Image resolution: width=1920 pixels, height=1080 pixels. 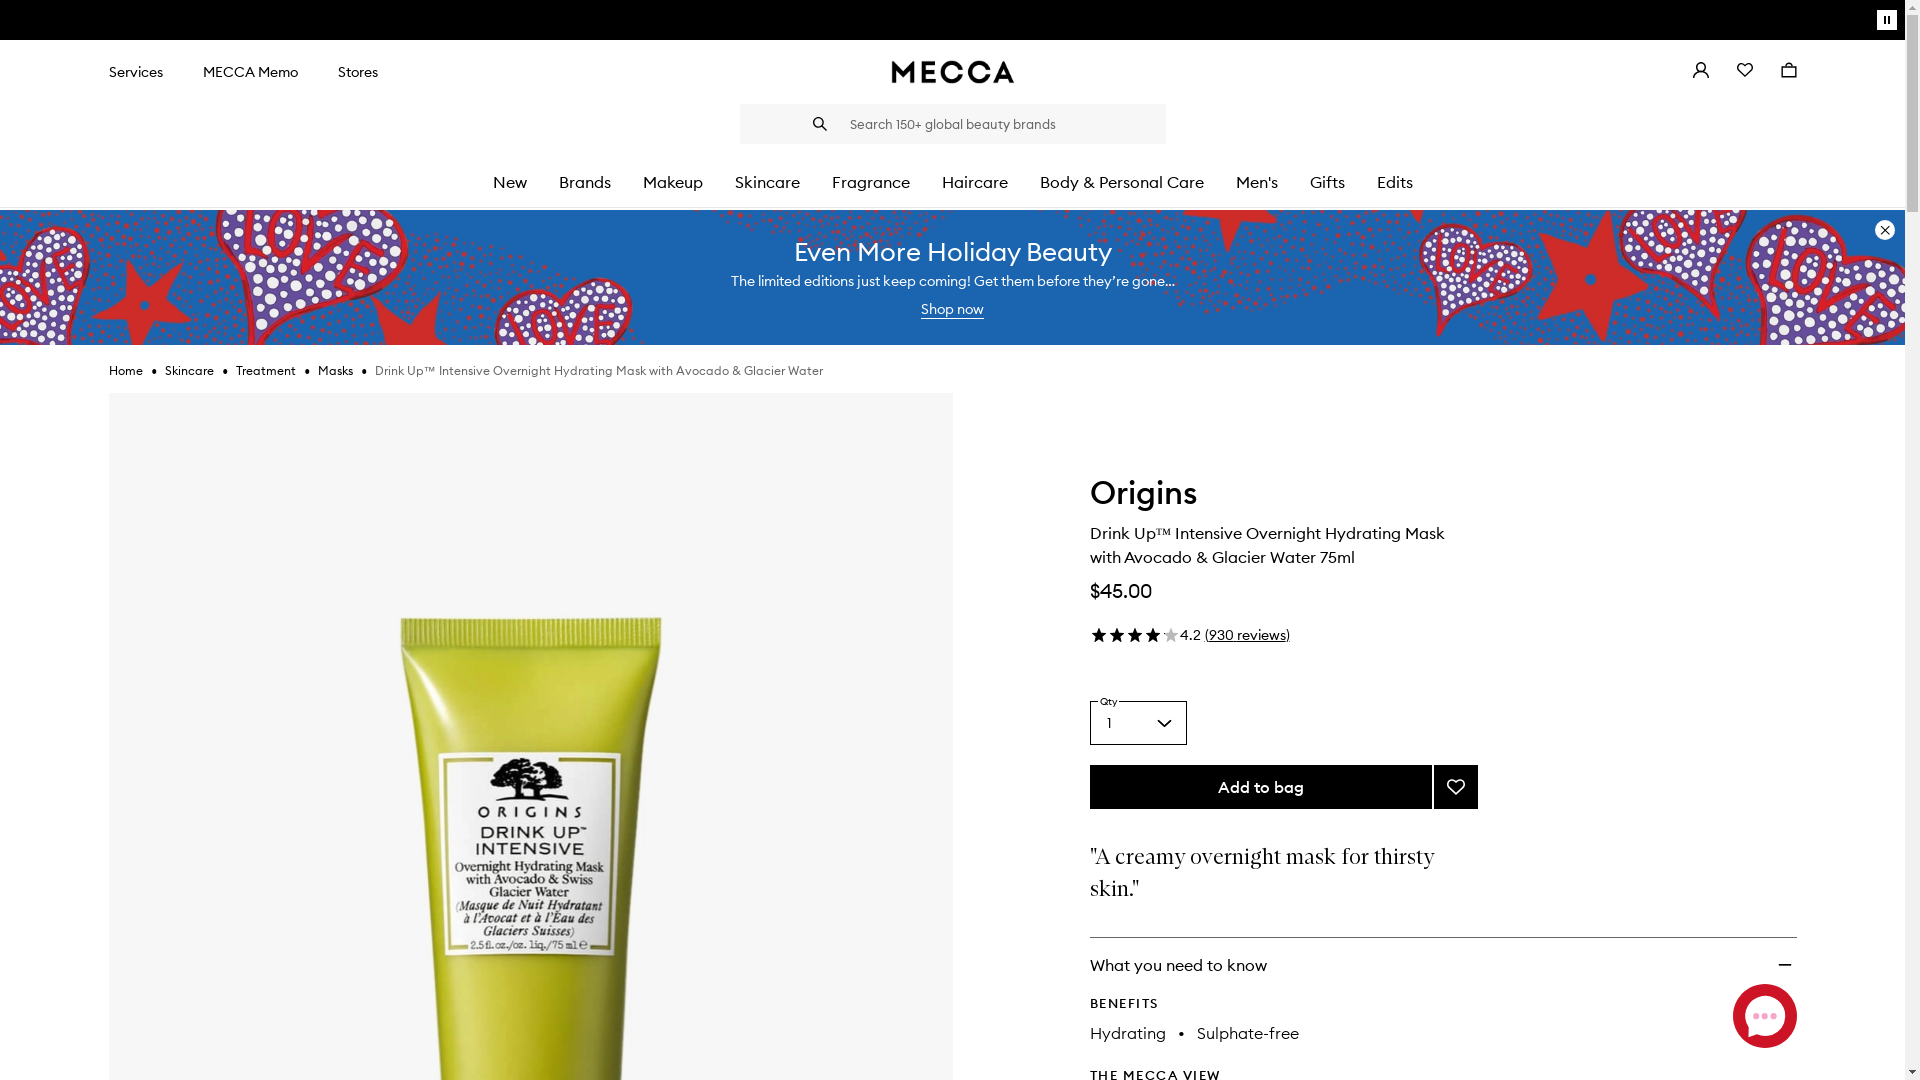 I want to click on 'Makeup', so click(x=672, y=182).